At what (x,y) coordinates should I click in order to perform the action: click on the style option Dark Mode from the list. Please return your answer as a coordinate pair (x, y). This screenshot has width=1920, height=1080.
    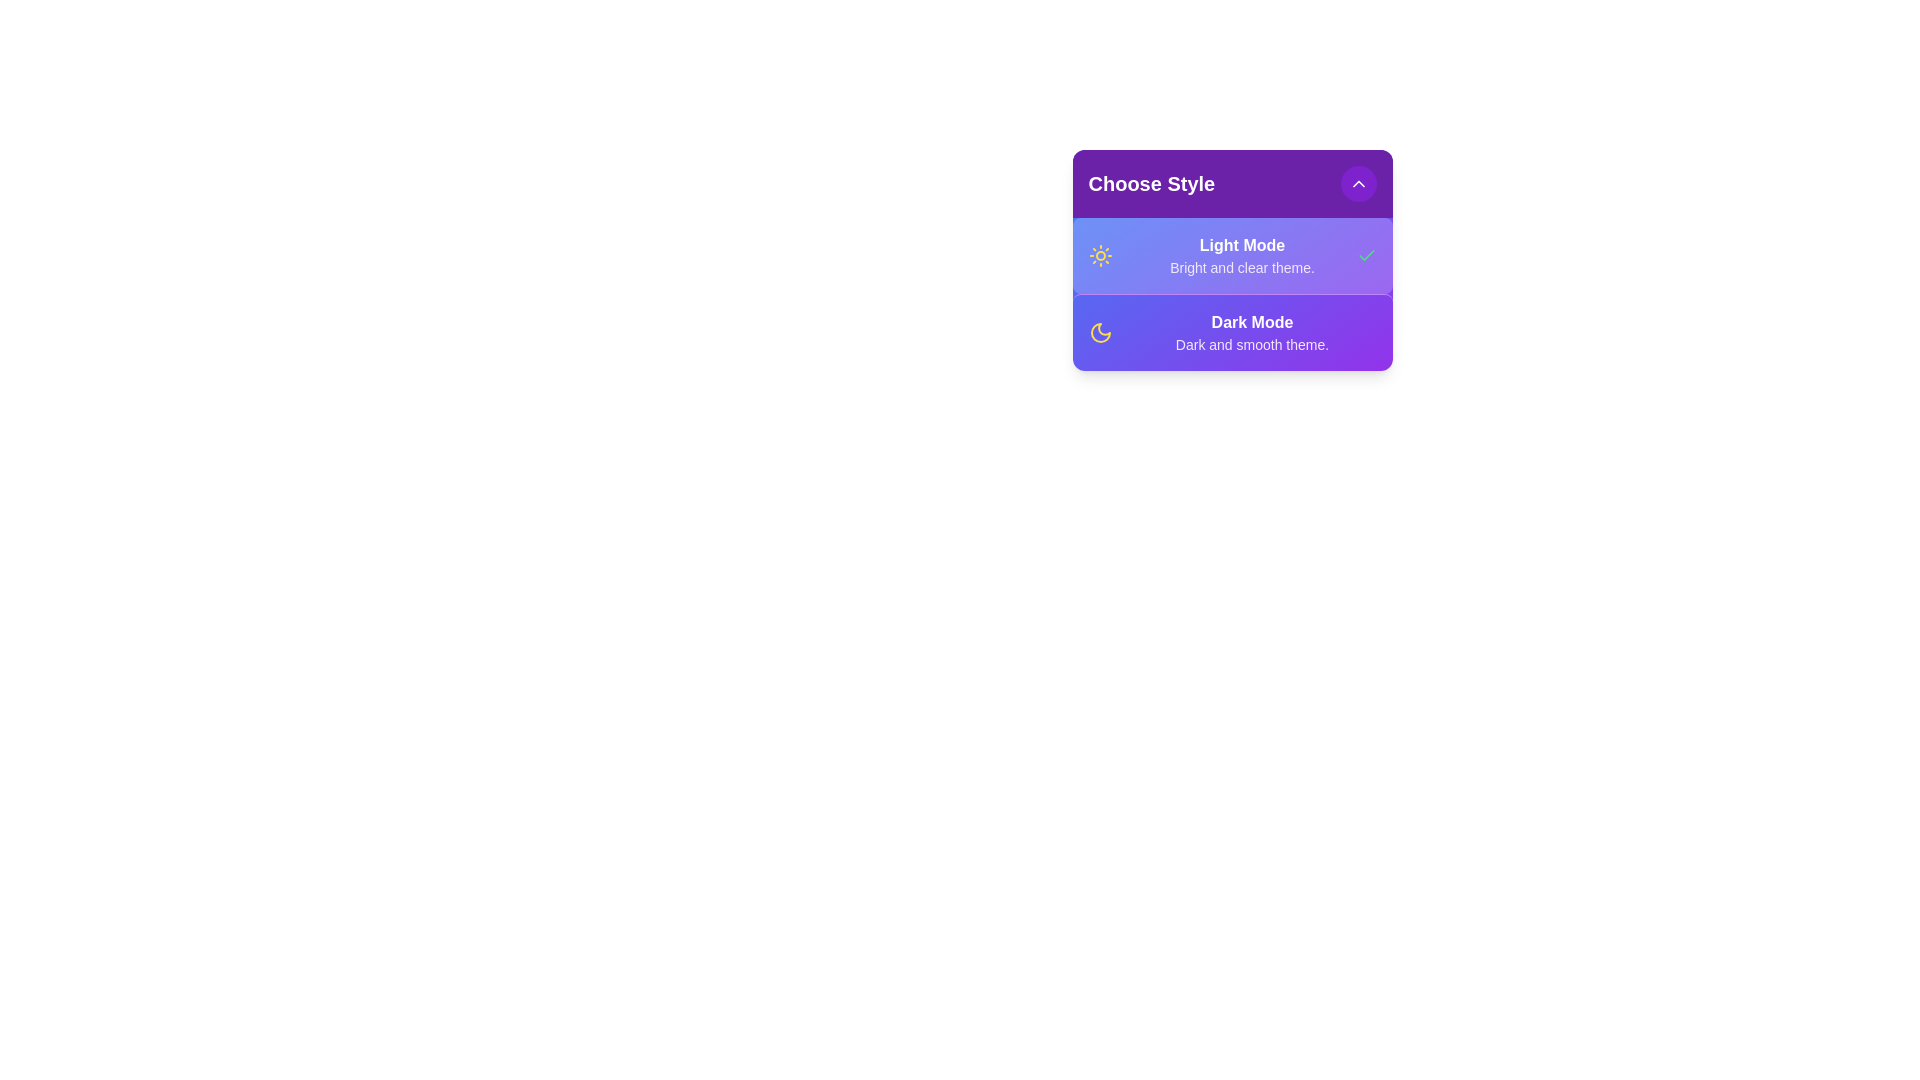
    Looking at the image, I should click on (1200, 329).